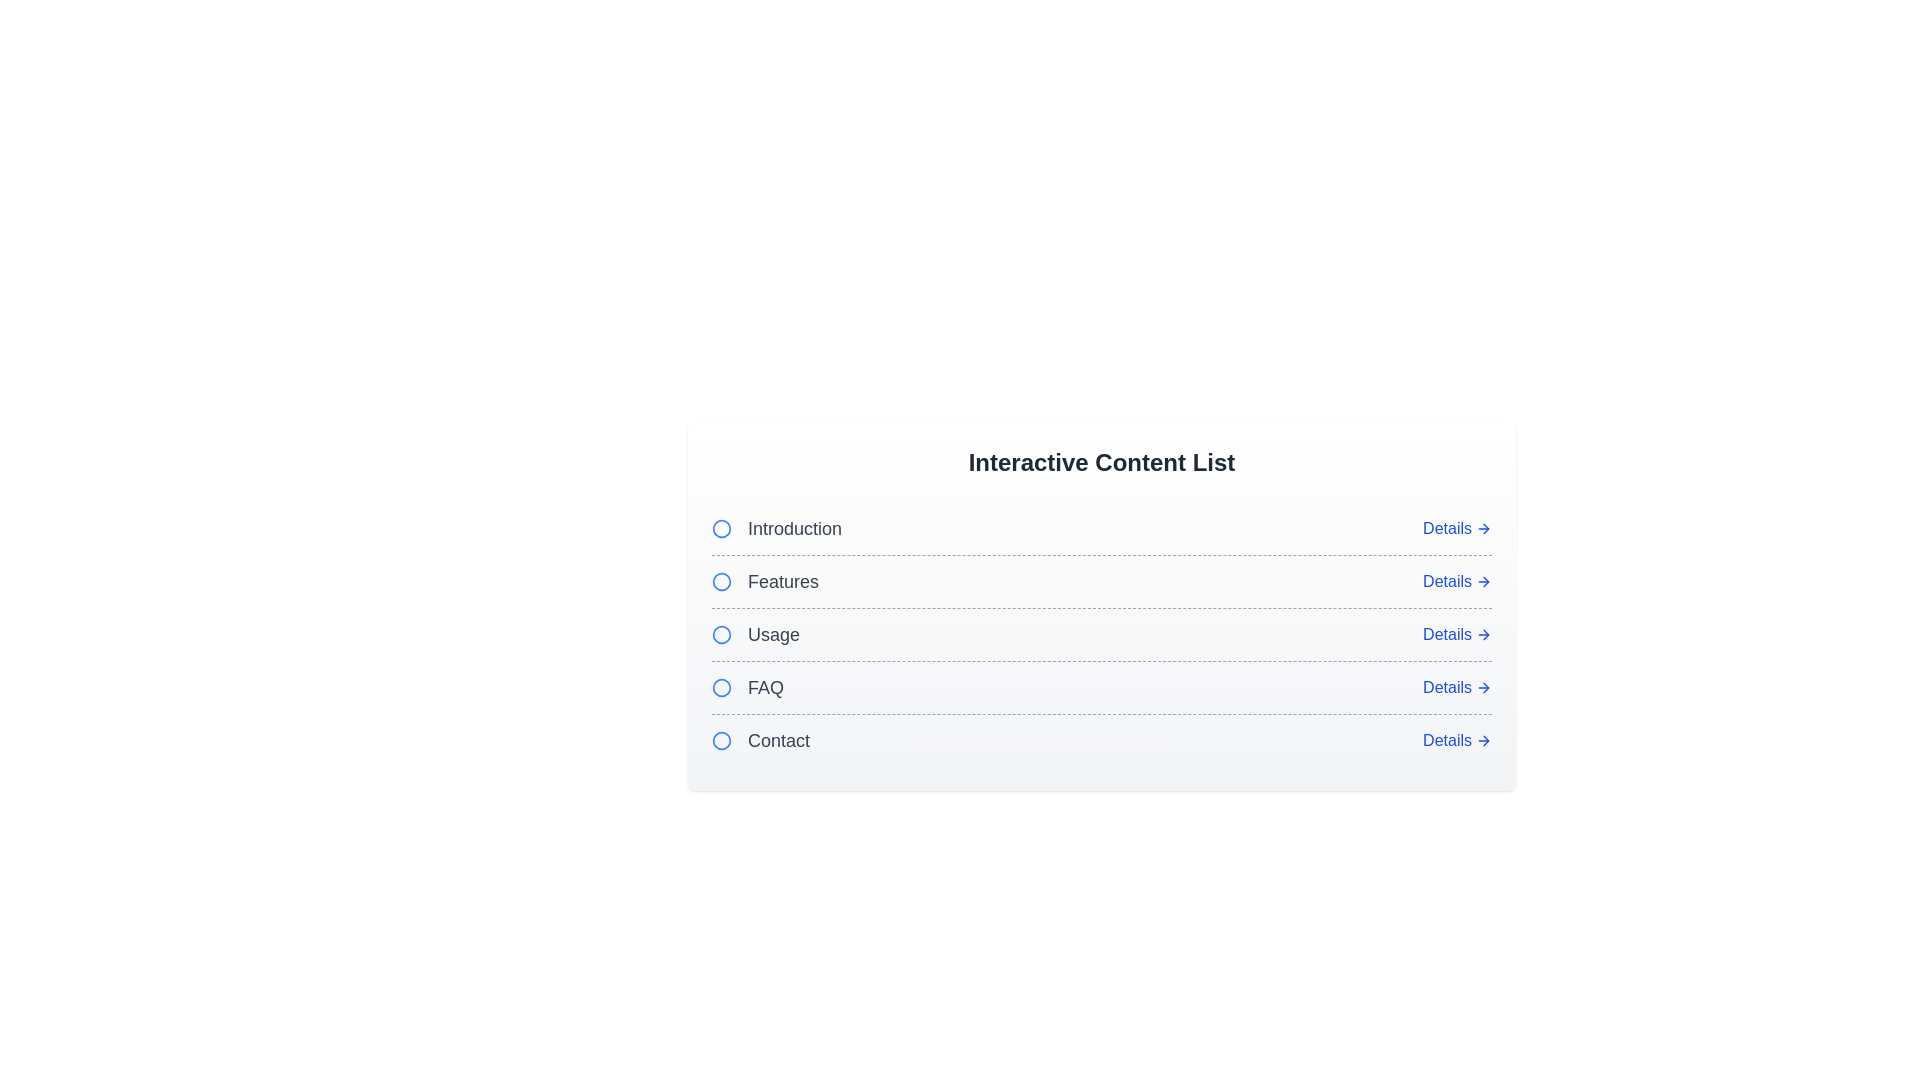 Image resolution: width=1920 pixels, height=1080 pixels. Describe the element at coordinates (1486, 635) in the screenshot. I see `the decorative rightward arrow icon associated with the 'Details' label` at that location.